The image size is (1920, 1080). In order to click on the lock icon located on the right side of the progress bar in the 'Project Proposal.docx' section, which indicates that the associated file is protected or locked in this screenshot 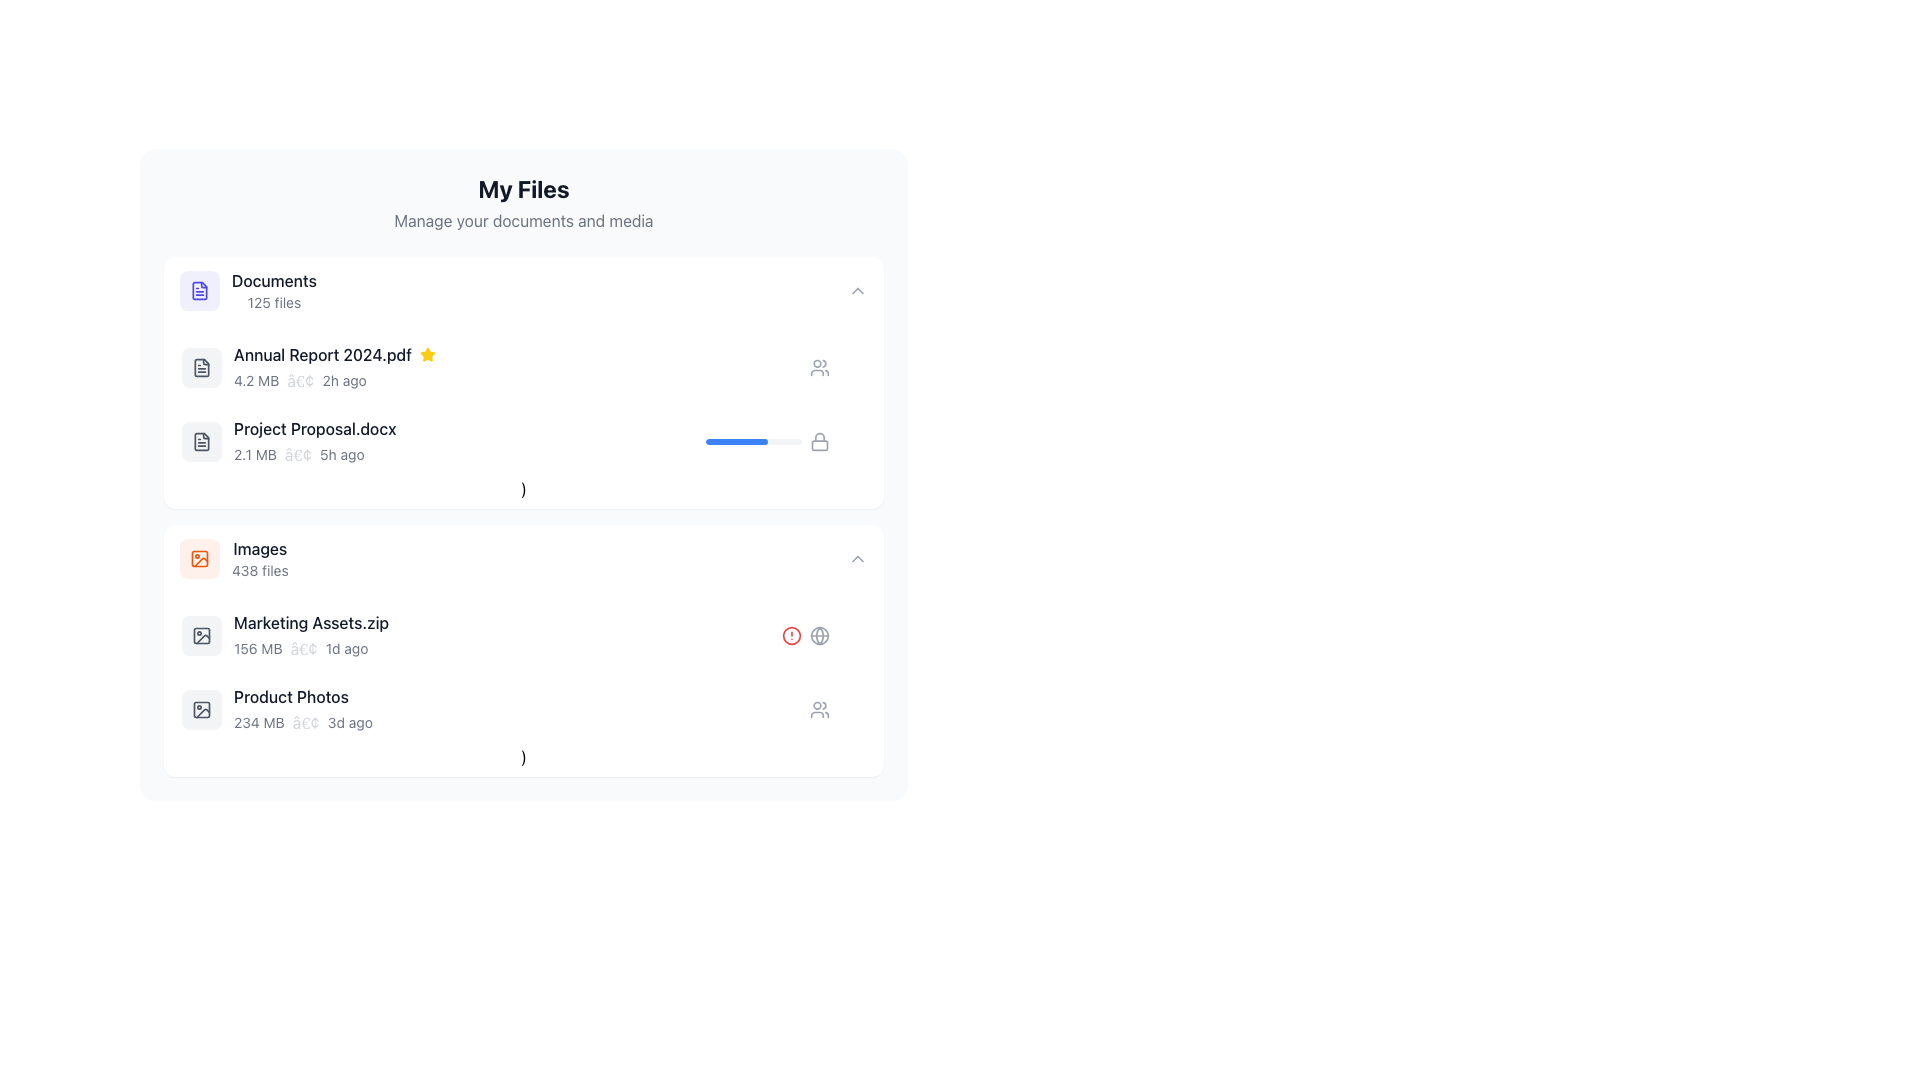, I will do `click(820, 441)`.